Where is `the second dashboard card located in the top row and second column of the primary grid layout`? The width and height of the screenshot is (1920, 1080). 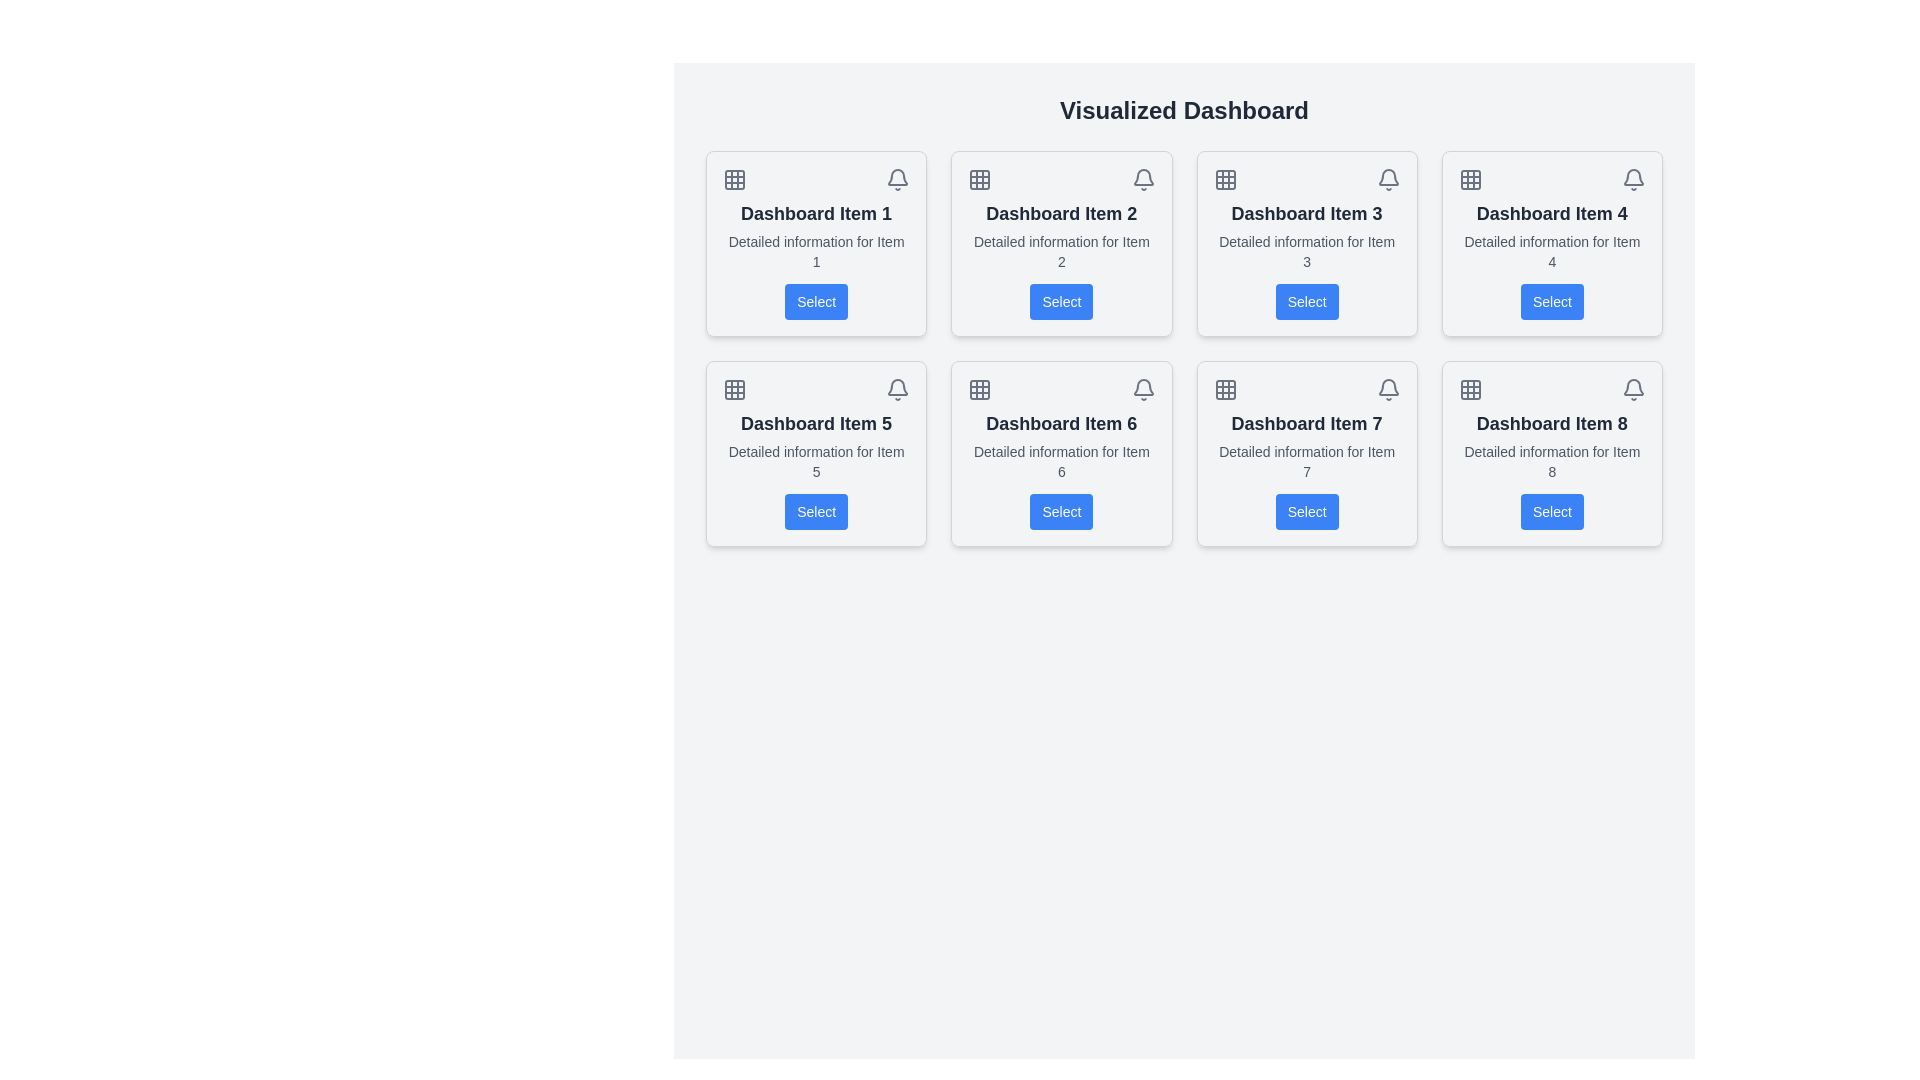 the second dashboard card located in the top row and second column of the primary grid layout is located at coordinates (1060, 242).